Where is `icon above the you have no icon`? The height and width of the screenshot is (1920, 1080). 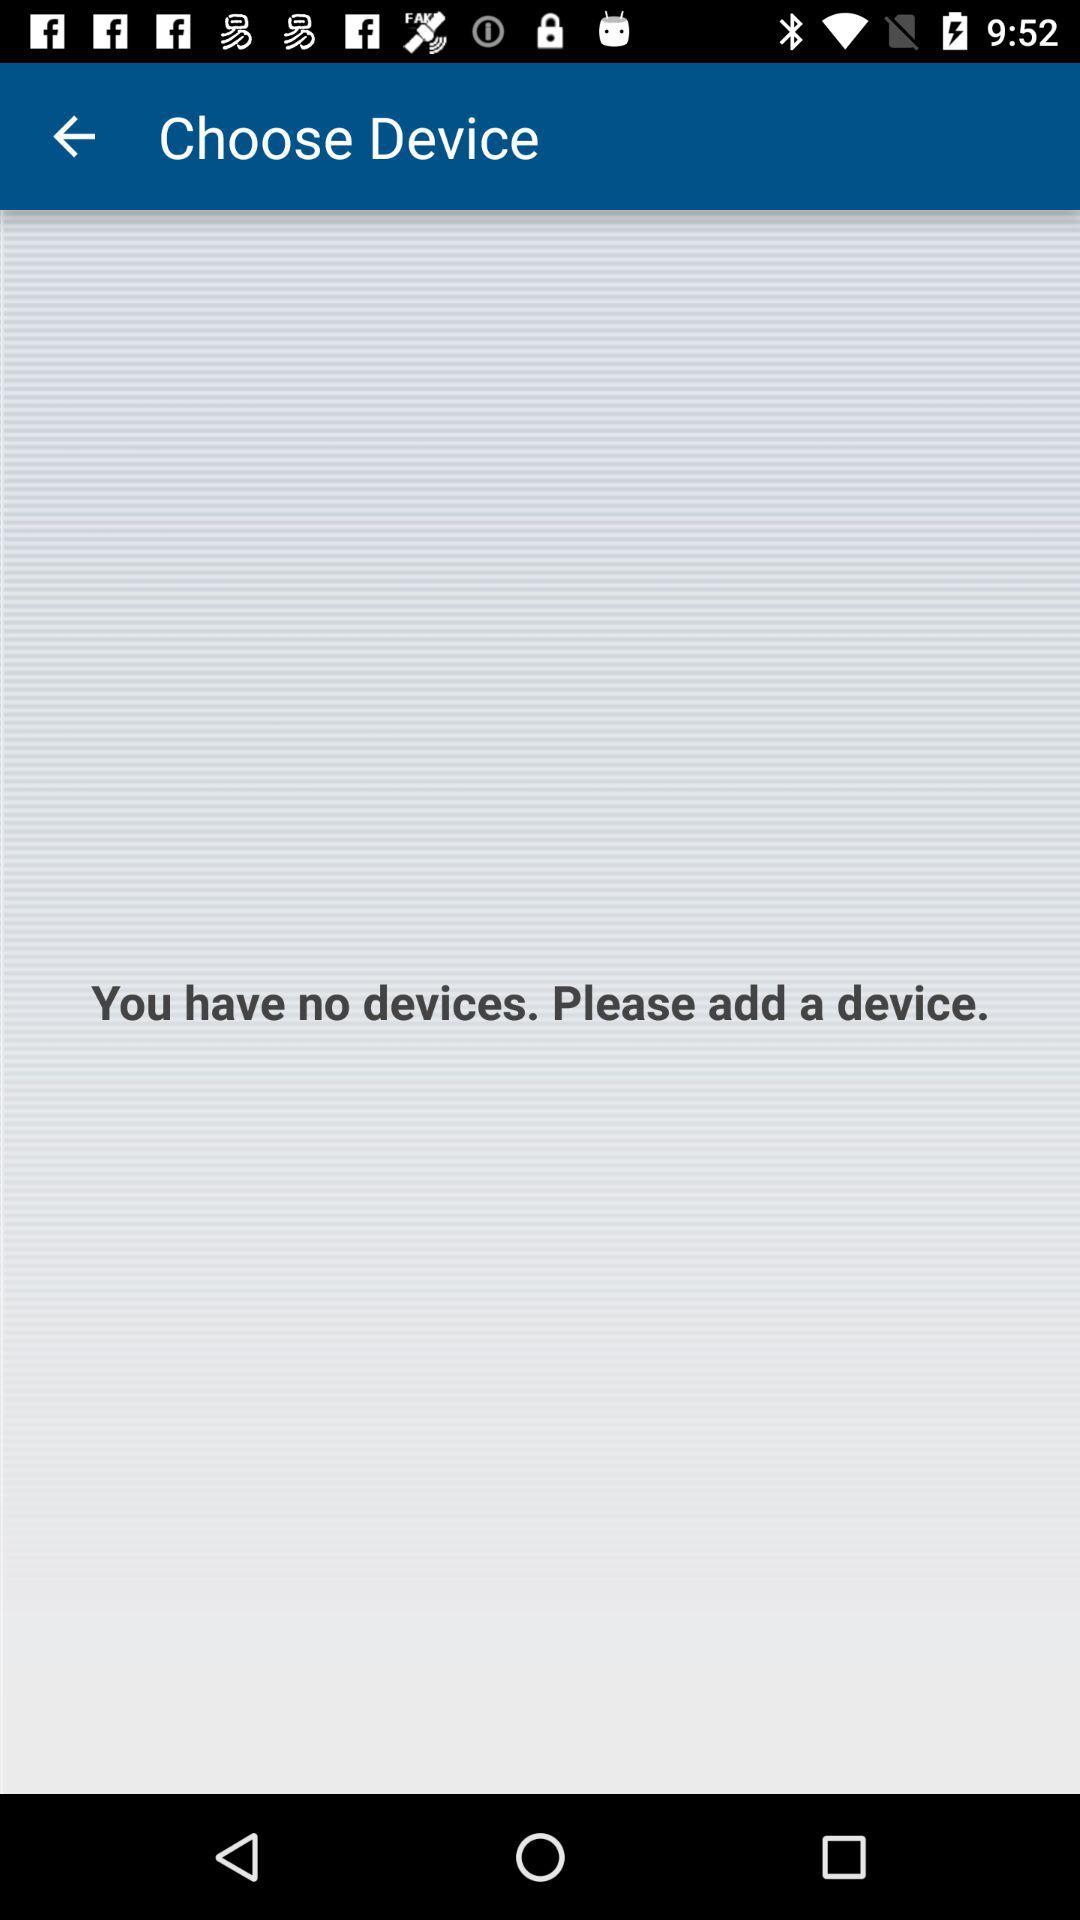
icon above the you have no icon is located at coordinates (72, 135).